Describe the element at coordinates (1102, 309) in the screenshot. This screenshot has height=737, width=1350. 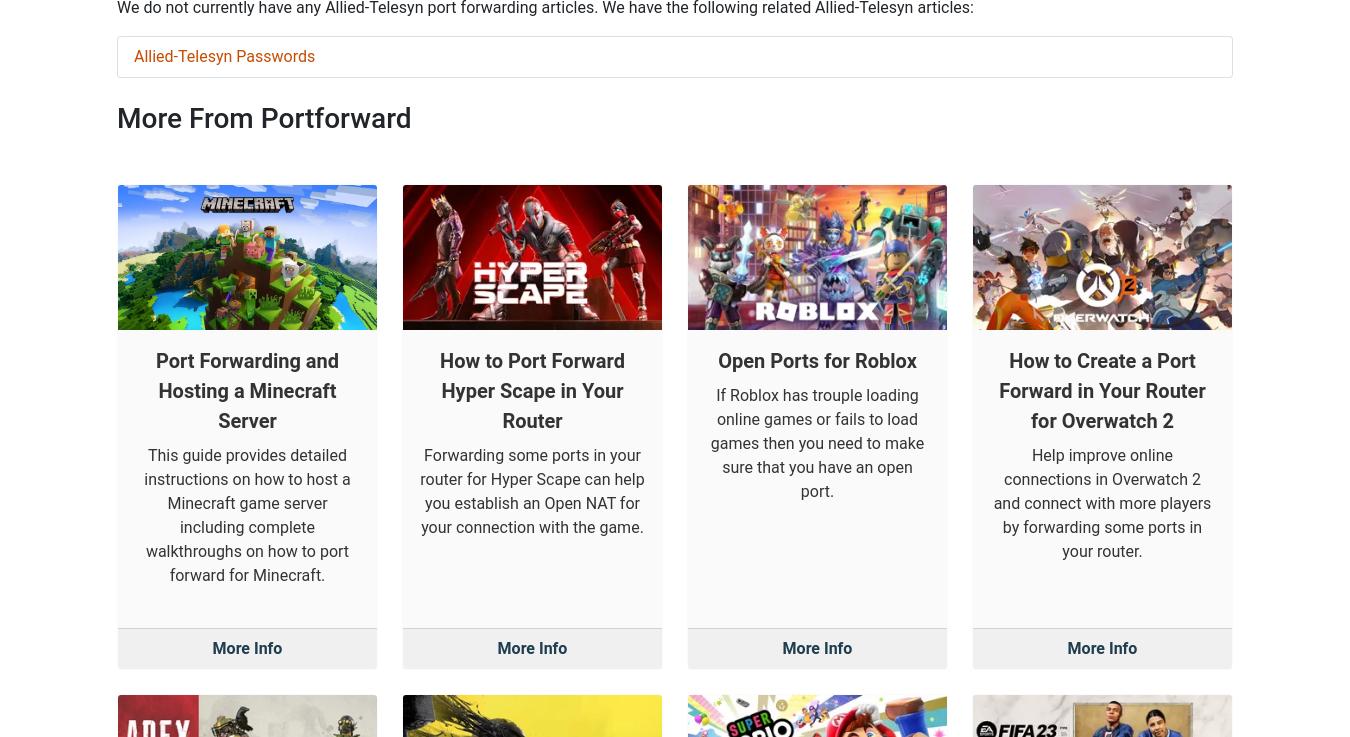
I see `'Help improve online connections in Overwatch 2 and connect with more players by forwarding some ports in your router.'` at that location.